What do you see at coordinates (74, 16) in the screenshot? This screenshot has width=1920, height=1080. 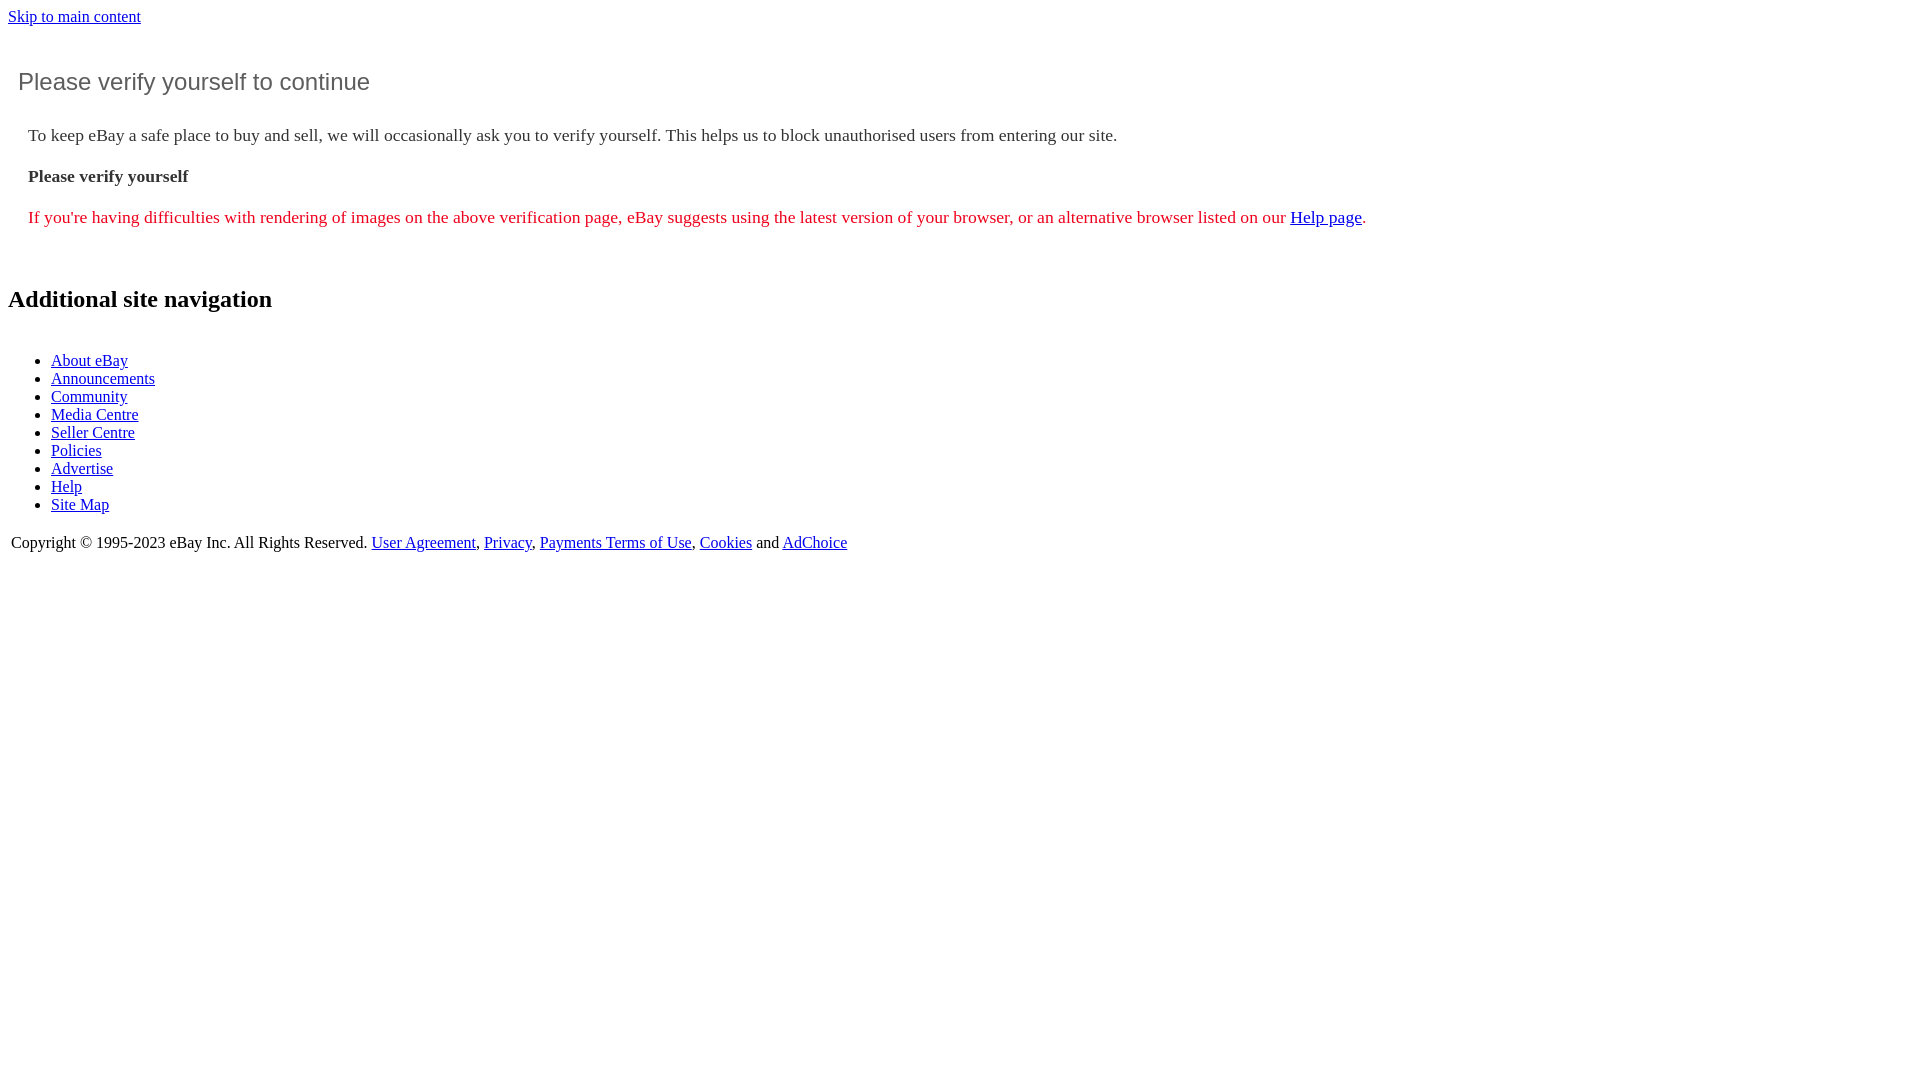 I see `'Skip to main content'` at bounding box center [74, 16].